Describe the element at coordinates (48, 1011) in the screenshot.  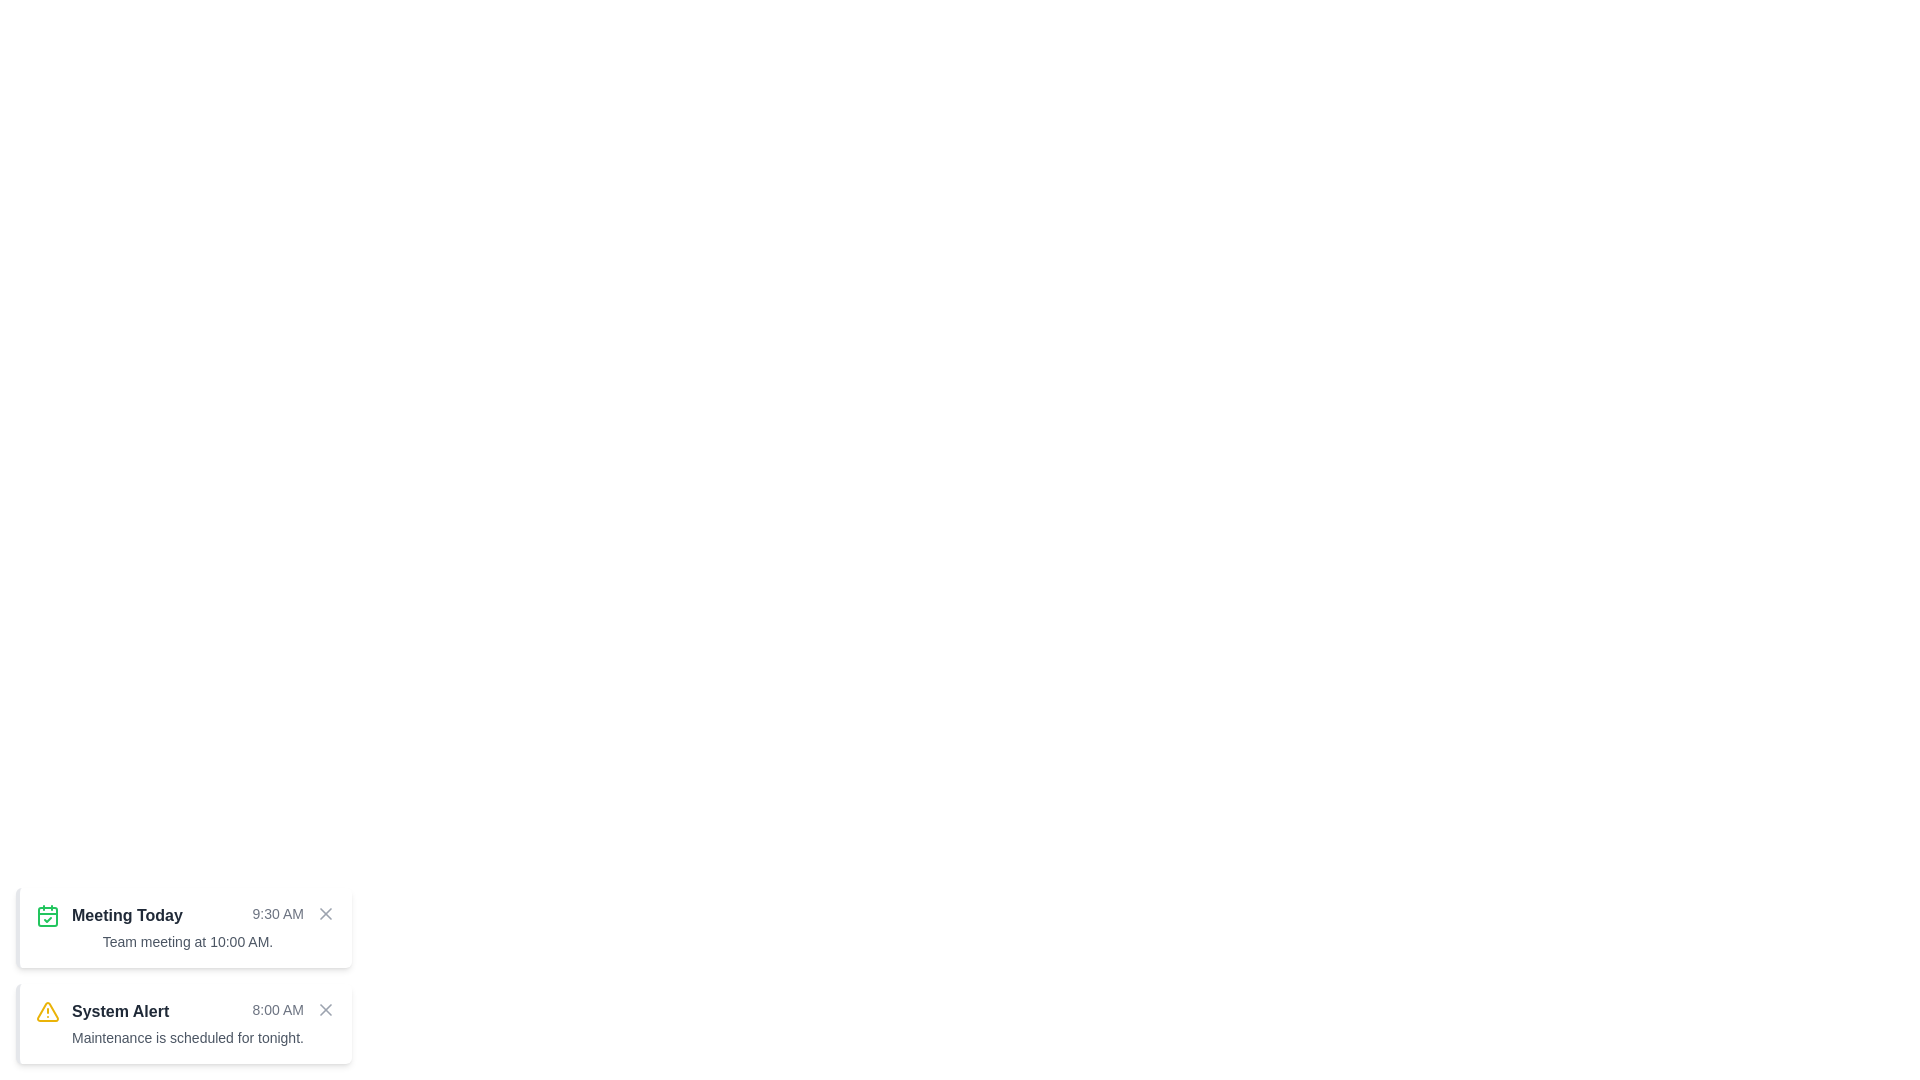
I see `the warning icon located centrally within the second notification card labeled 'System Alert'` at that location.